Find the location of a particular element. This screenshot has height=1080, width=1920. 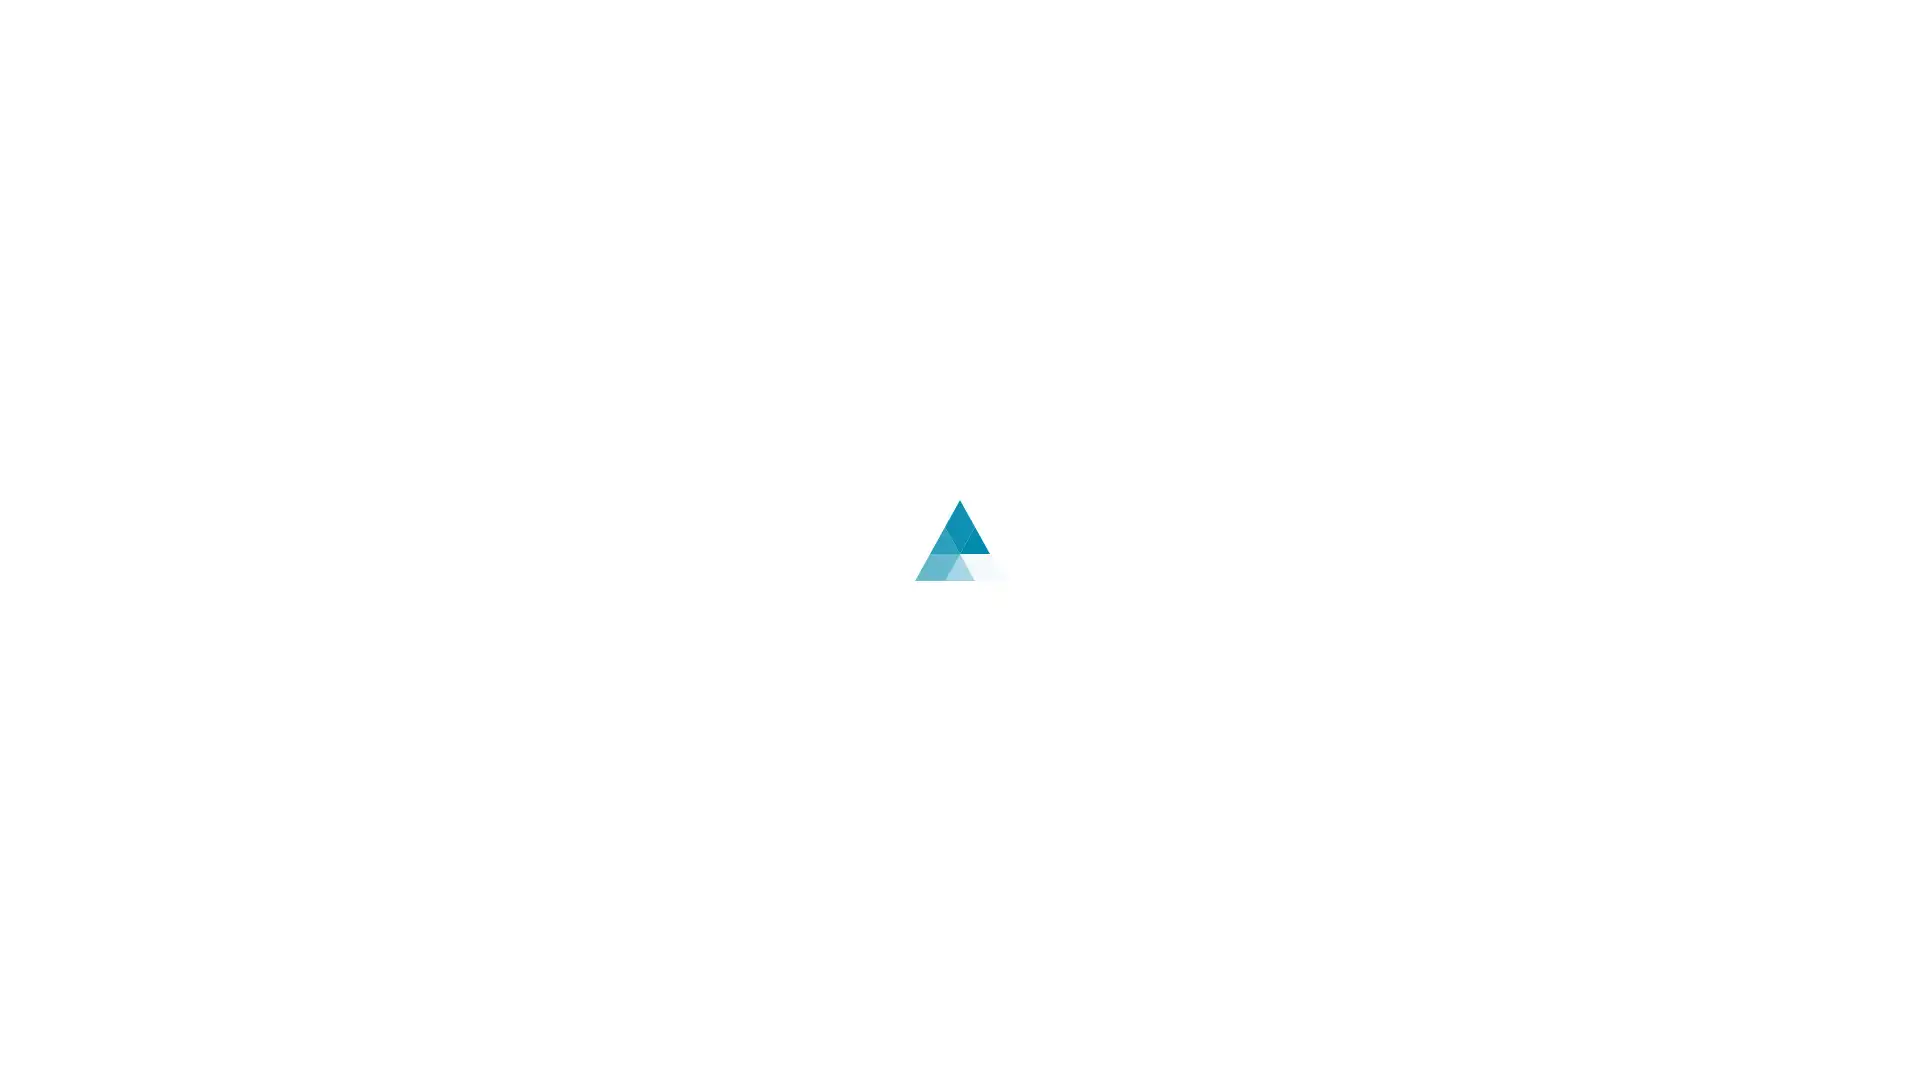

English is located at coordinates (1154, 765).